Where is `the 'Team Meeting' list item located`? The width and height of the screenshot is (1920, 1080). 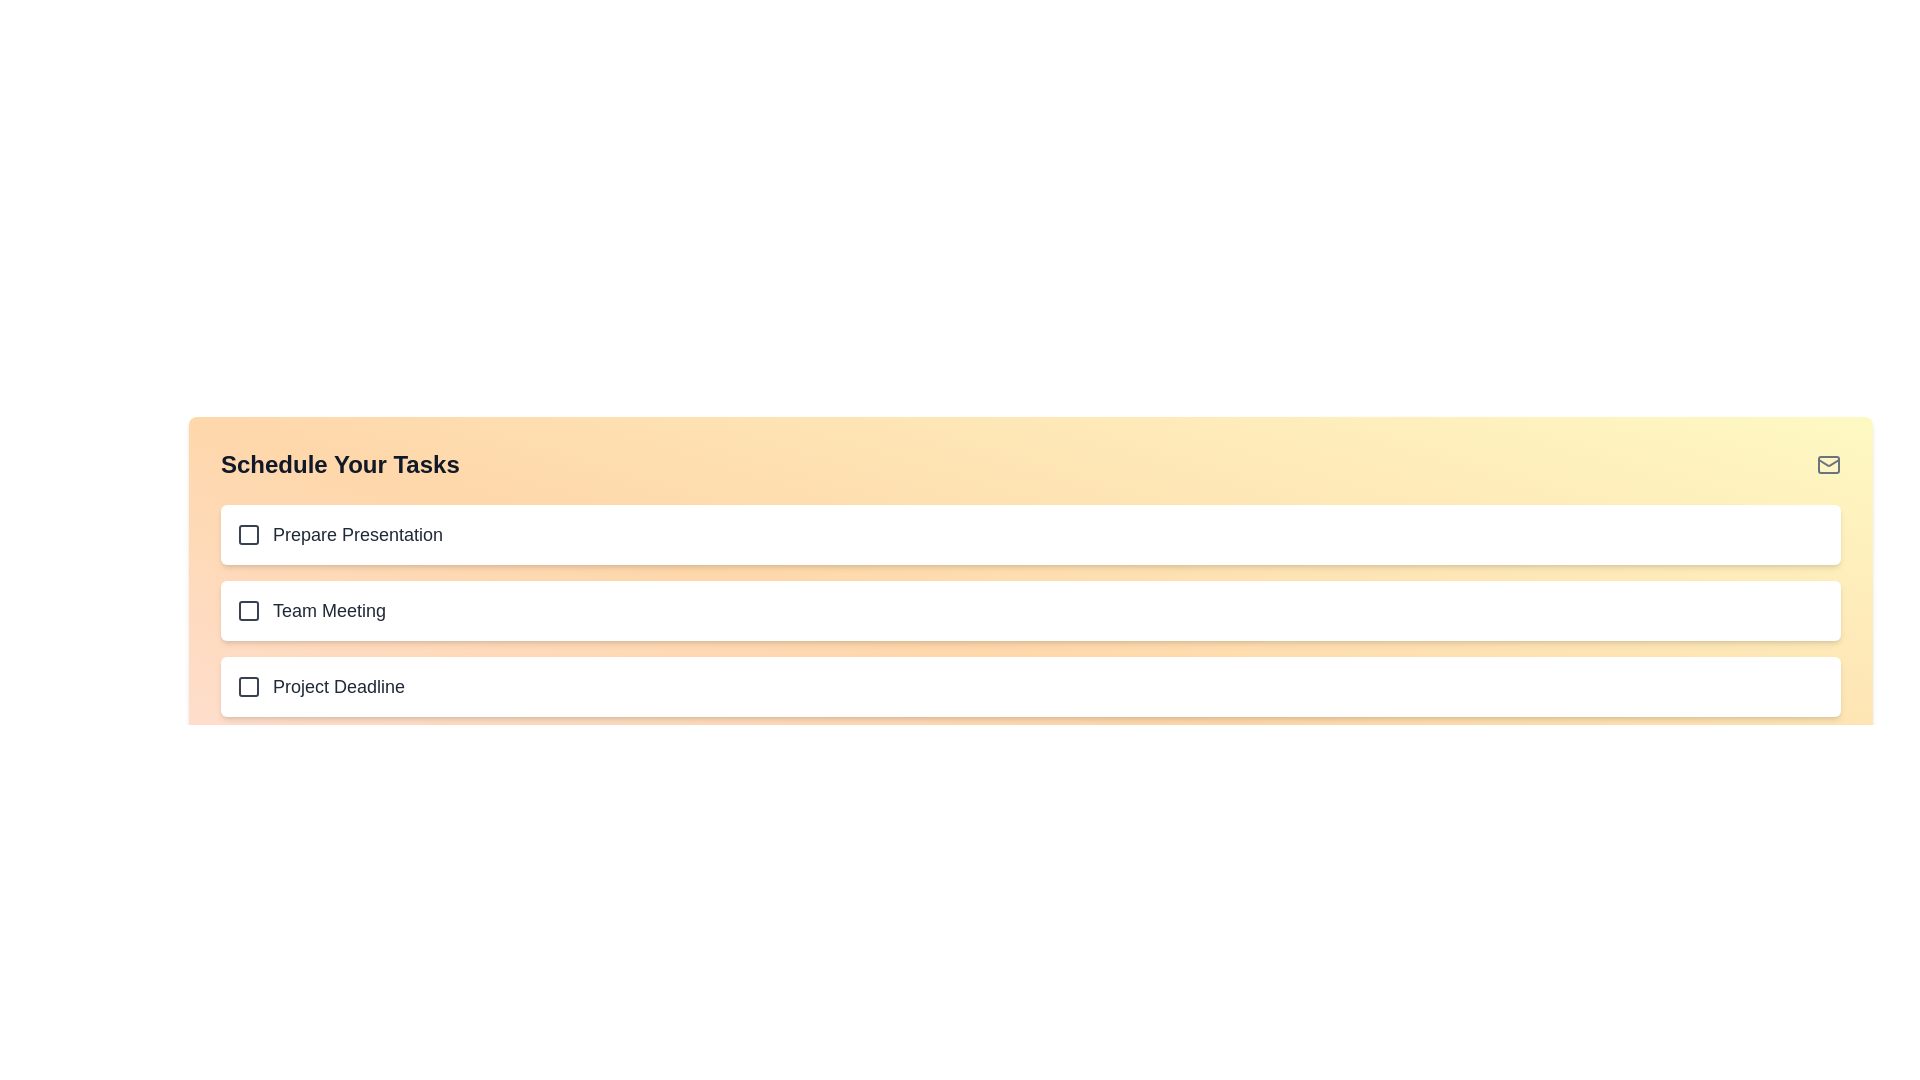 the 'Team Meeting' list item located is located at coordinates (1031, 609).